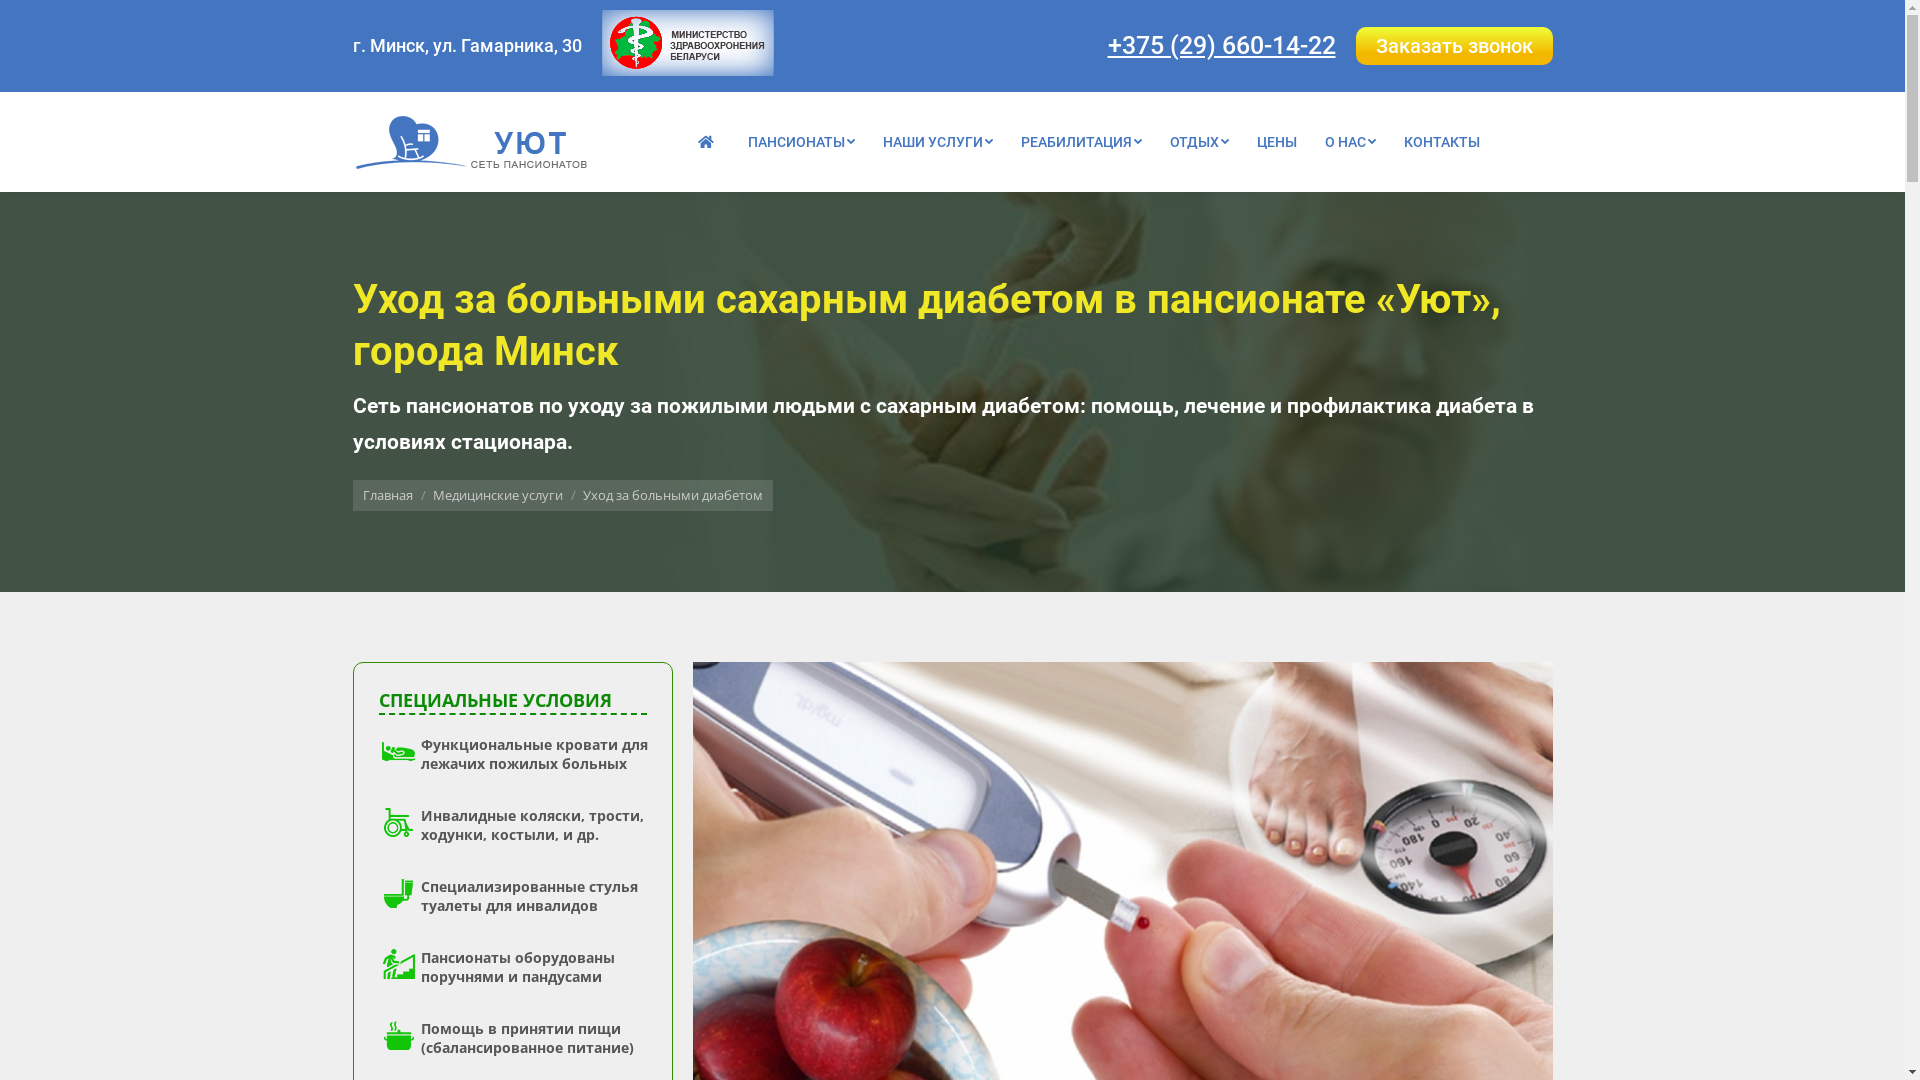 The height and width of the screenshot is (1080, 1920). What do you see at coordinates (1221, 44) in the screenshot?
I see `'+375 (29) 660-14-22'` at bounding box center [1221, 44].